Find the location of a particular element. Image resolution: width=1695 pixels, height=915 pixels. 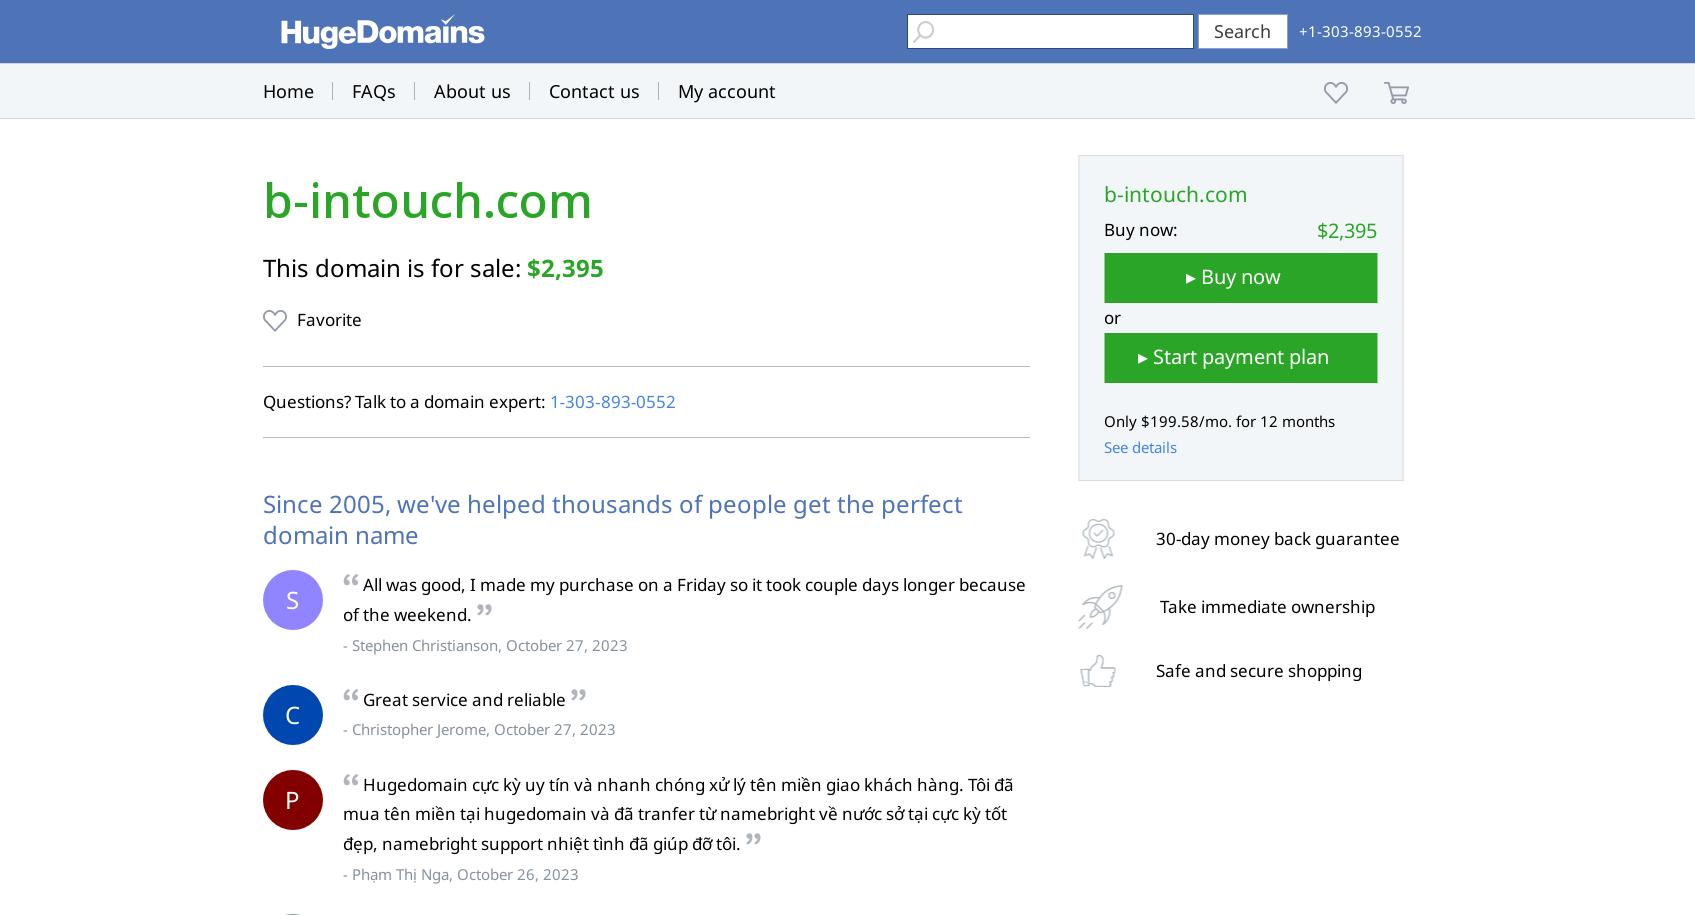

'My account' is located at coordinates (724, 90).